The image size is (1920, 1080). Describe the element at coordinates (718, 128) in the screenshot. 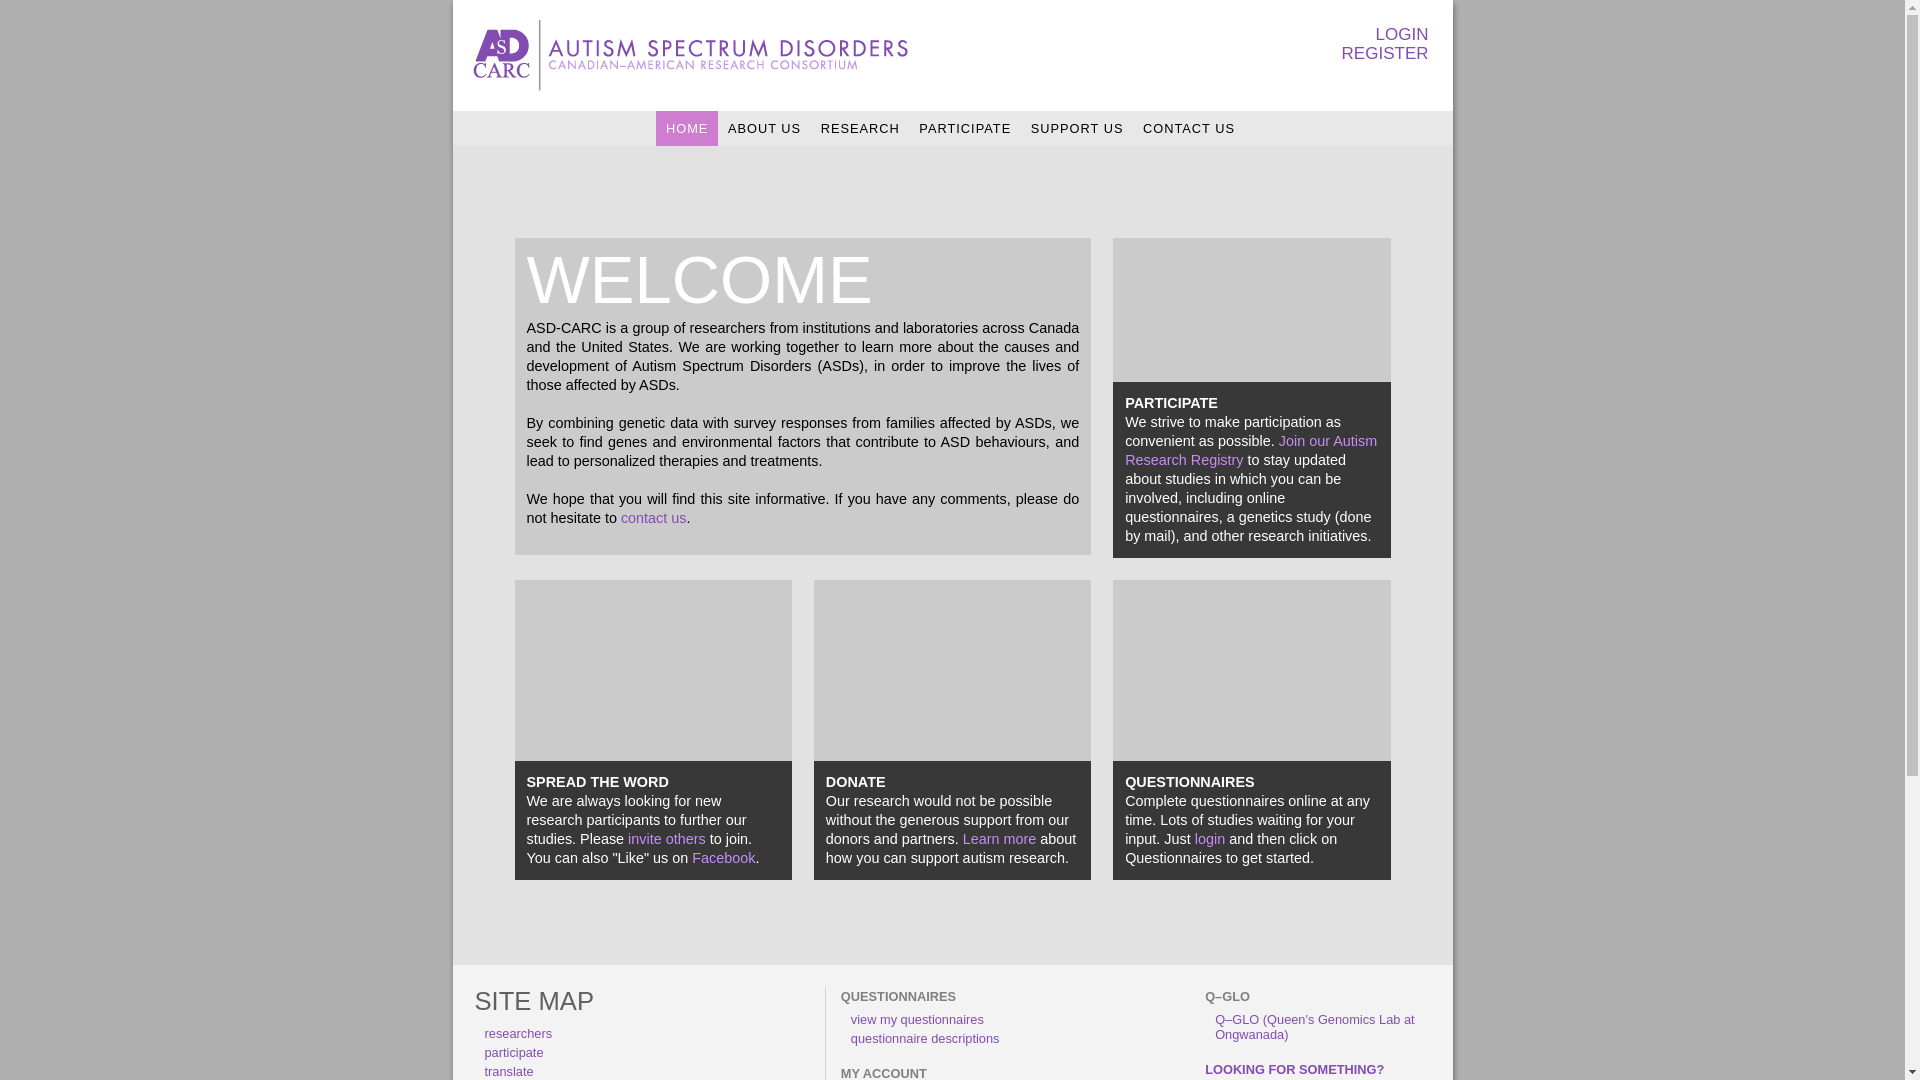

I see `'ABOUT US'` at that location.